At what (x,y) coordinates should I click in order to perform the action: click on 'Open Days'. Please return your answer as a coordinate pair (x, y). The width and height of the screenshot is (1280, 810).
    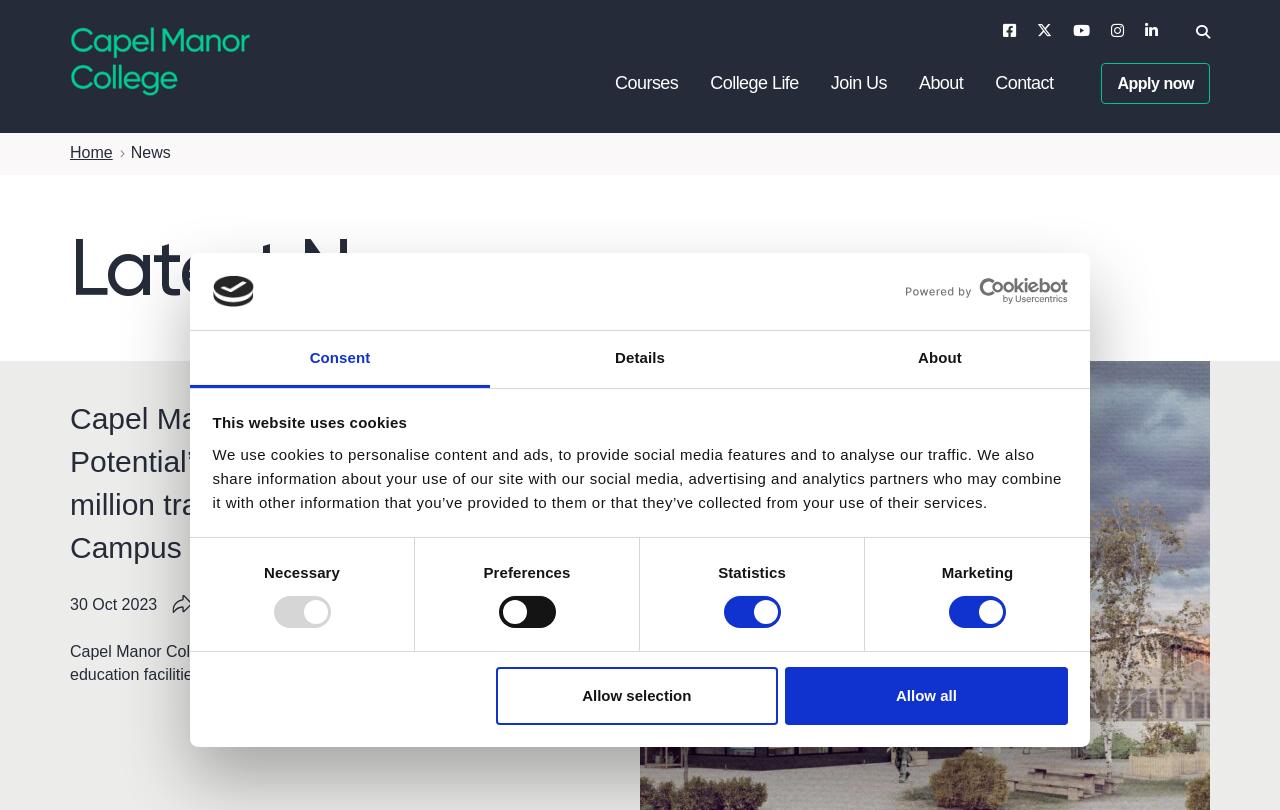
    Looking at the image, I should click on (890, 139).